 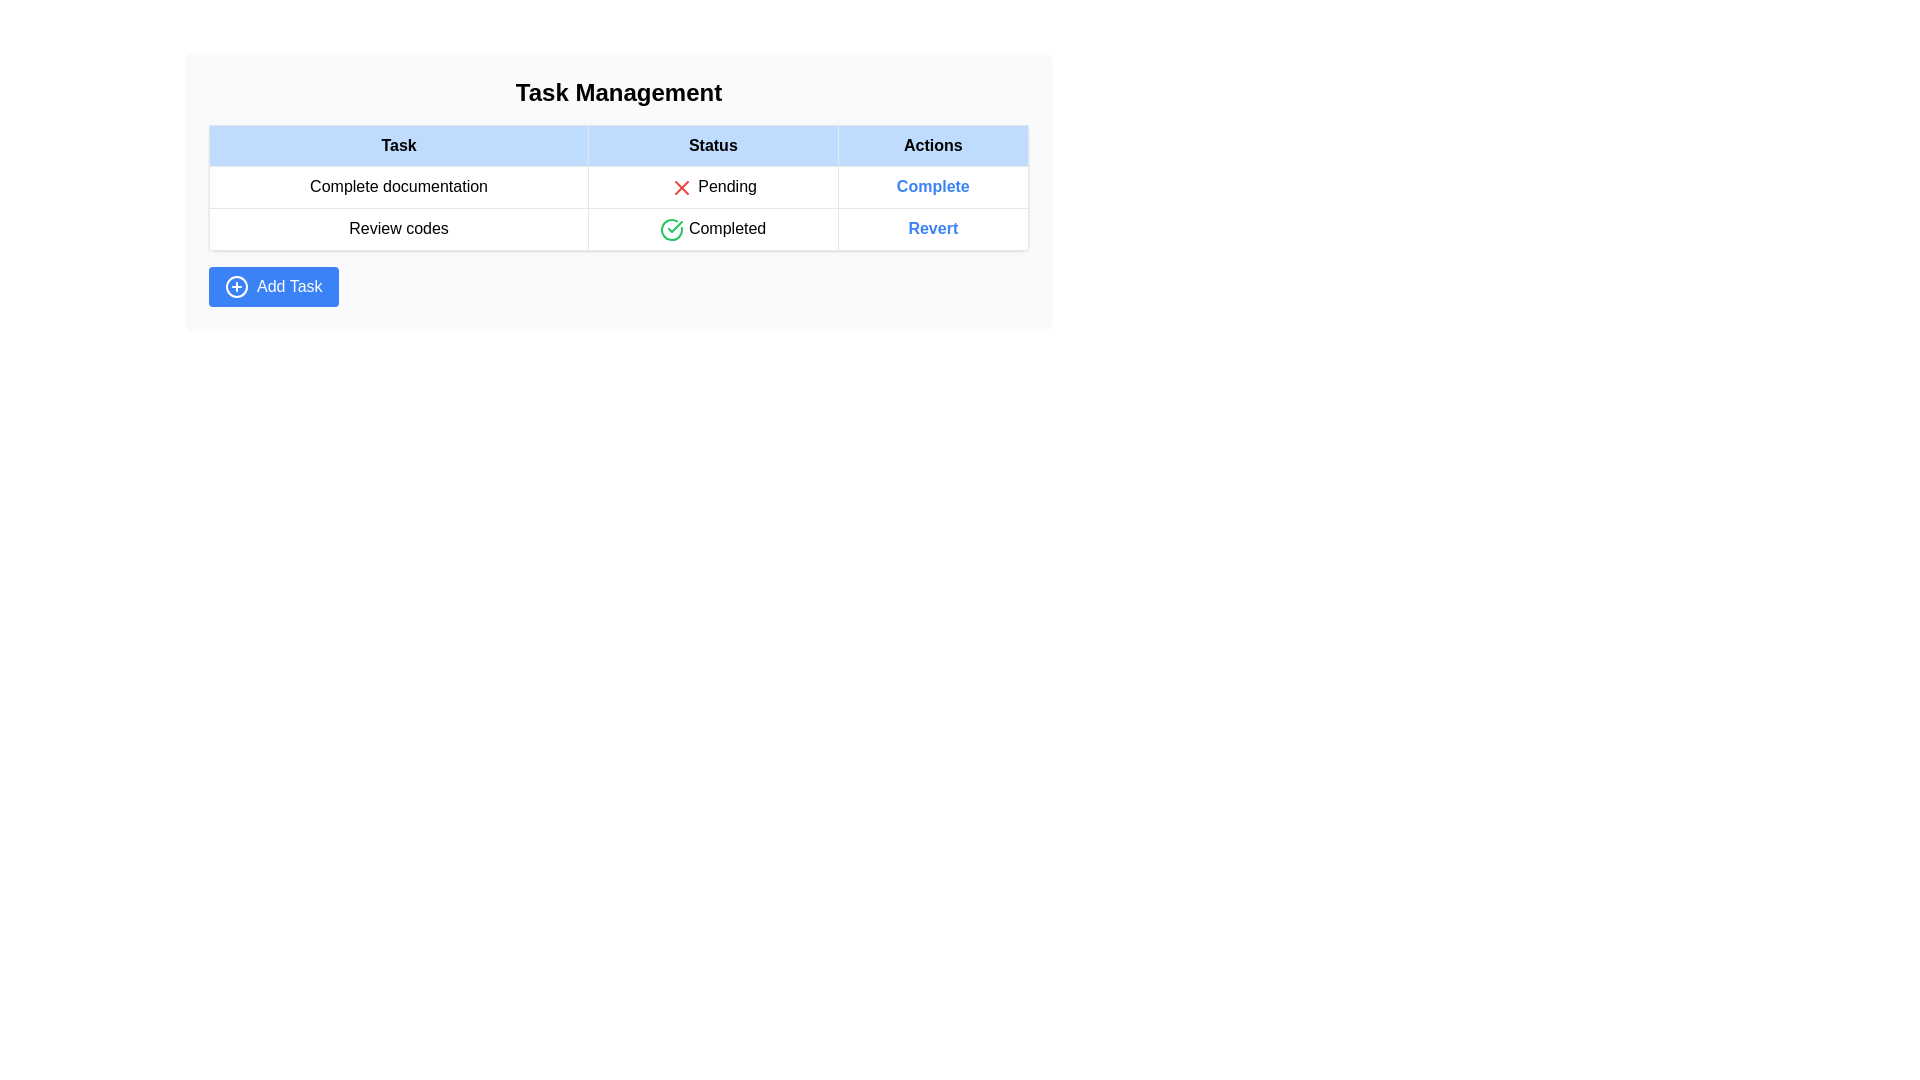 What do you see at coordinates (618, 227) in the screenshot?
I see `the second row in the table of the 'Task Management' section, which displays the task 'Review codes' with a status of 'Completed' and an interactive link 'Revert'` at bounding box center [618, 227].